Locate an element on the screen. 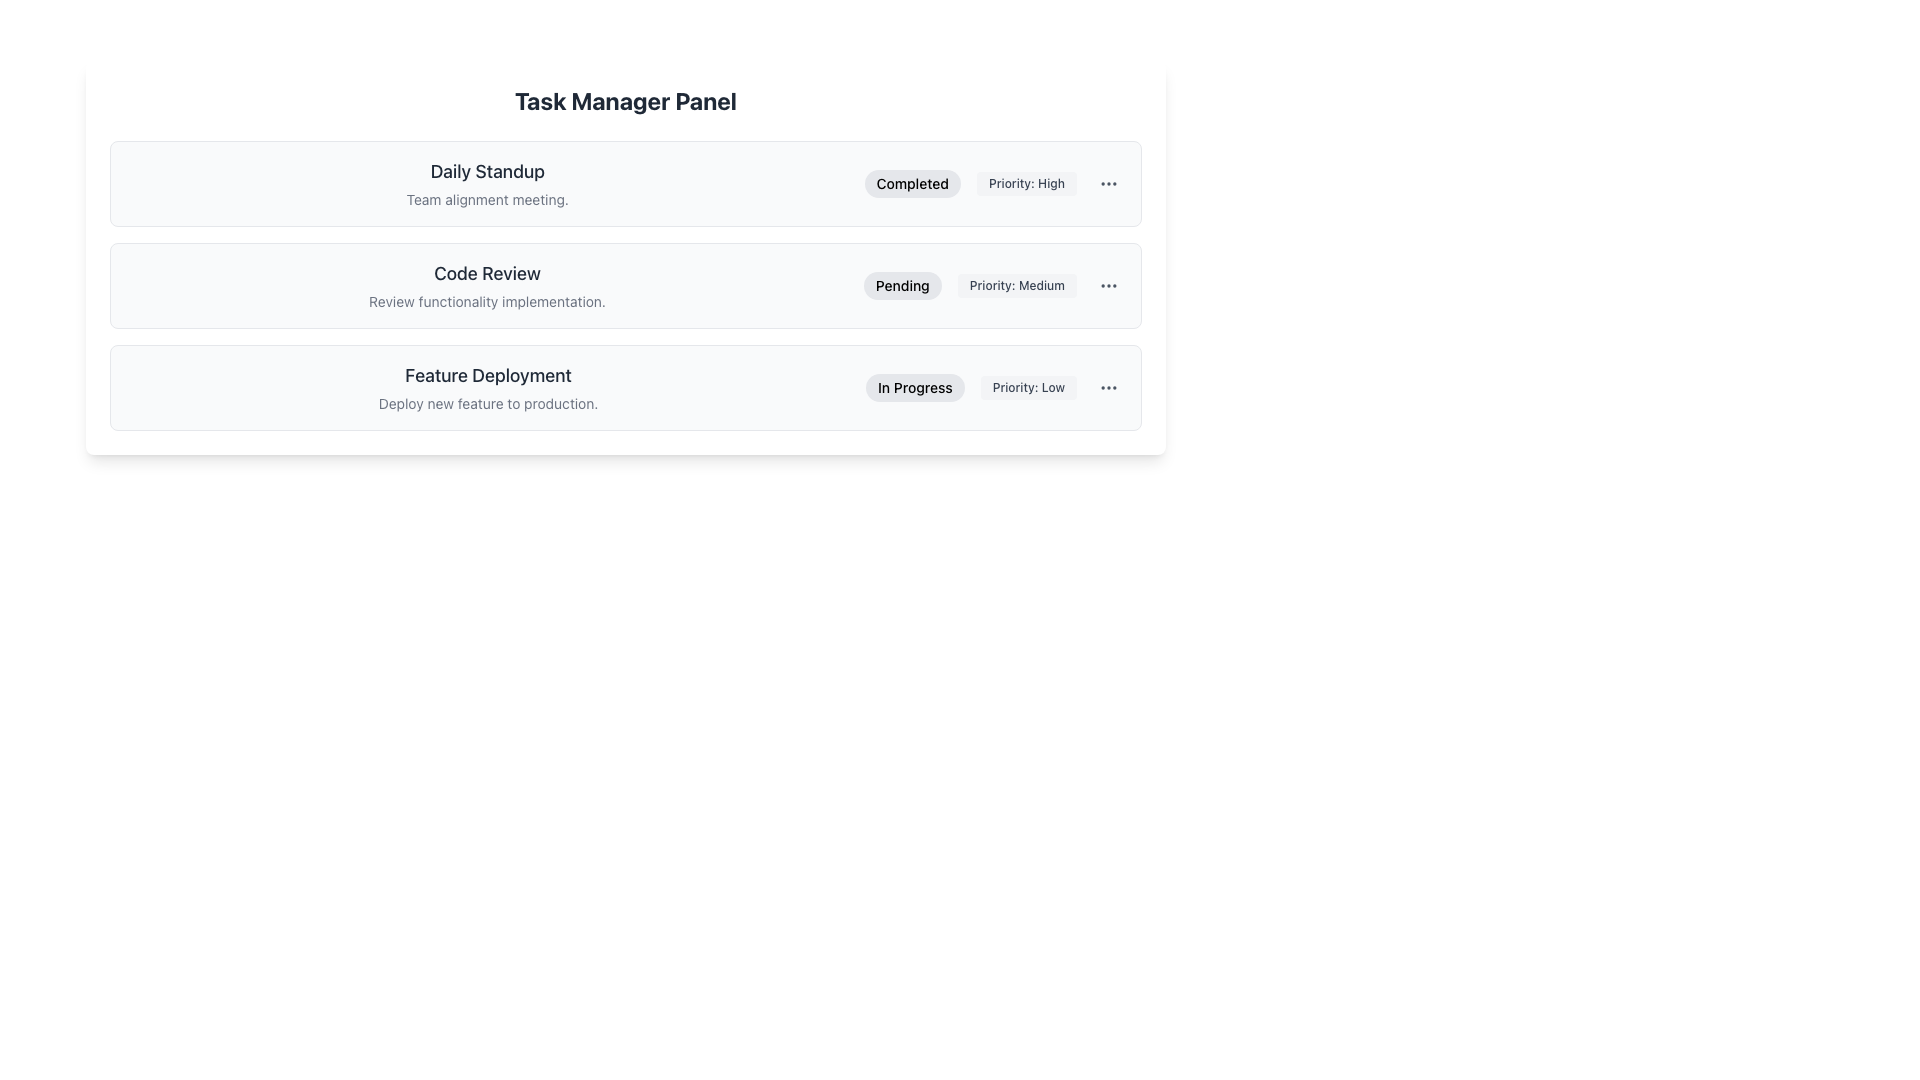  the 'Pending' status label which is part of the 'Code Review' task and is located to the left of the 'Priority: Medium' label is located at coordinates (901, 285).